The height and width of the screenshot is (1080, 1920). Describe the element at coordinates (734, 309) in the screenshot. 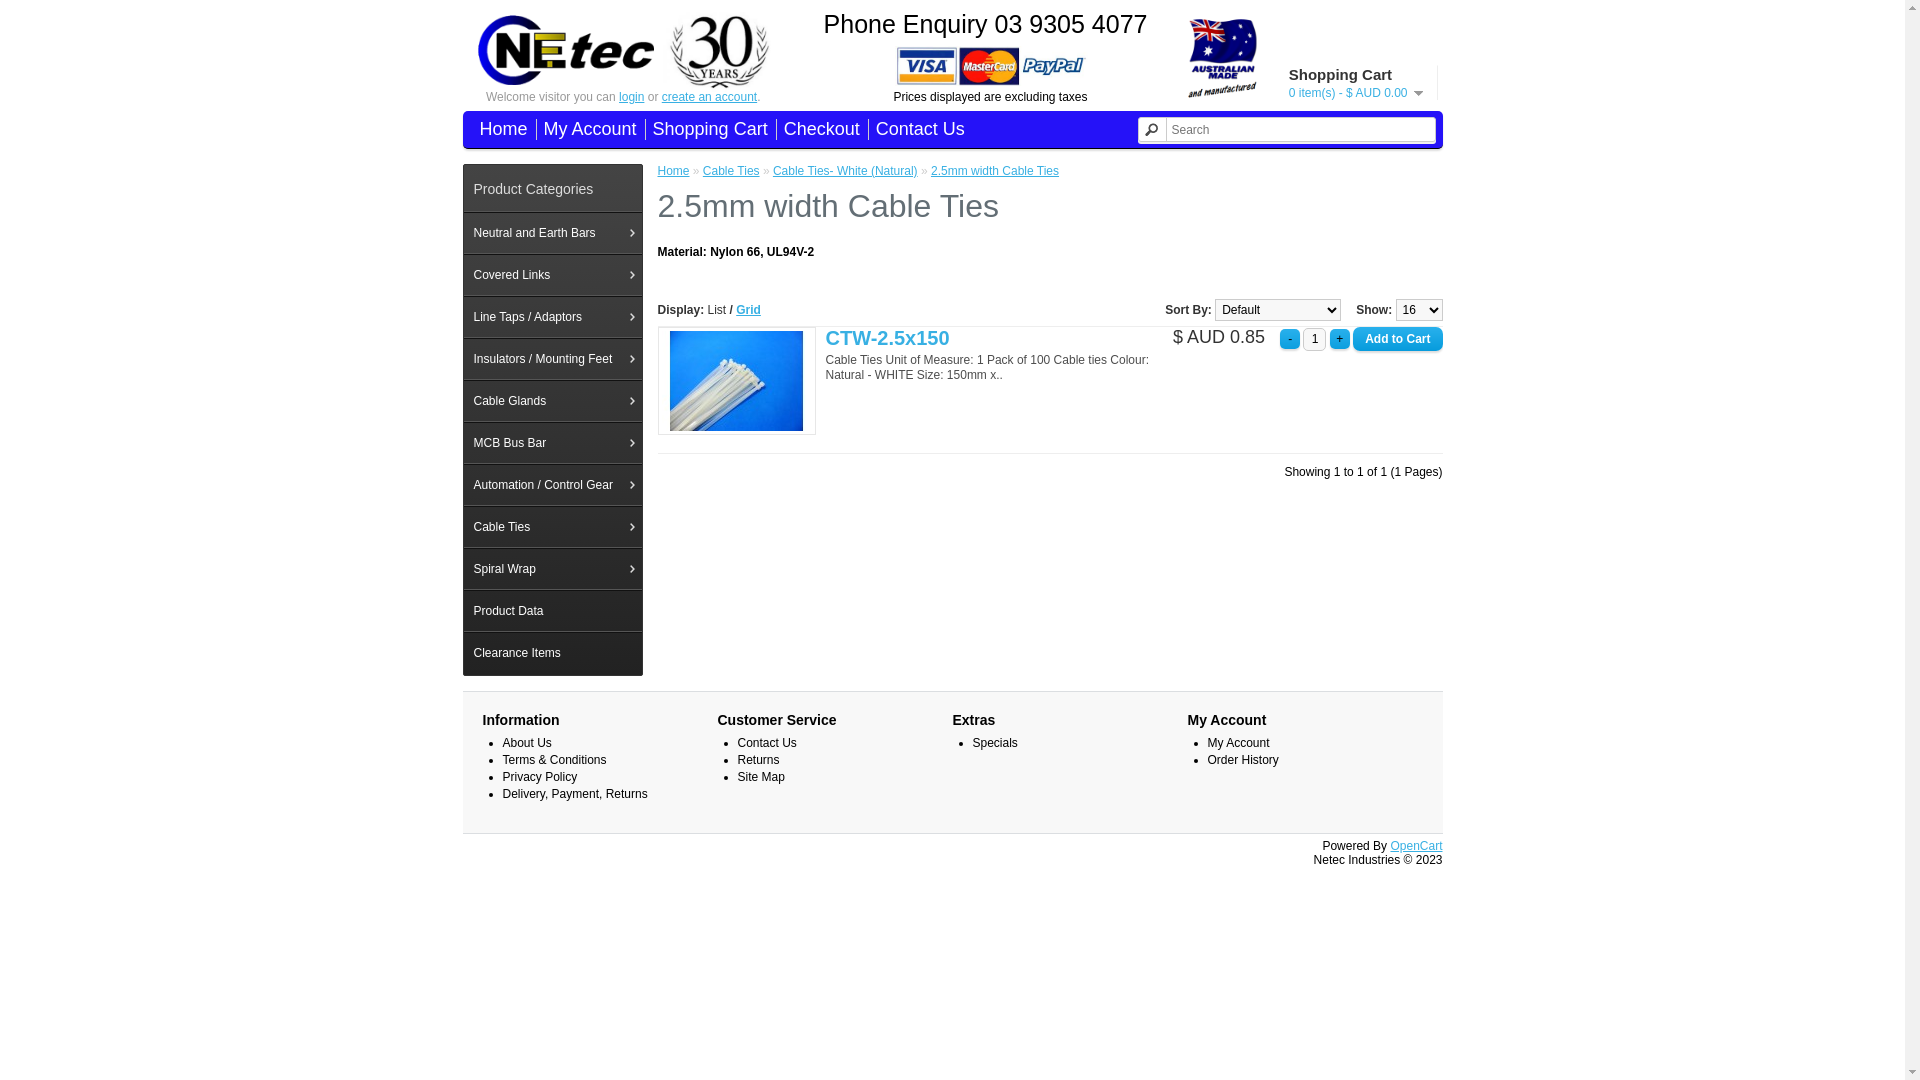

I see `'Grid'` at that location.